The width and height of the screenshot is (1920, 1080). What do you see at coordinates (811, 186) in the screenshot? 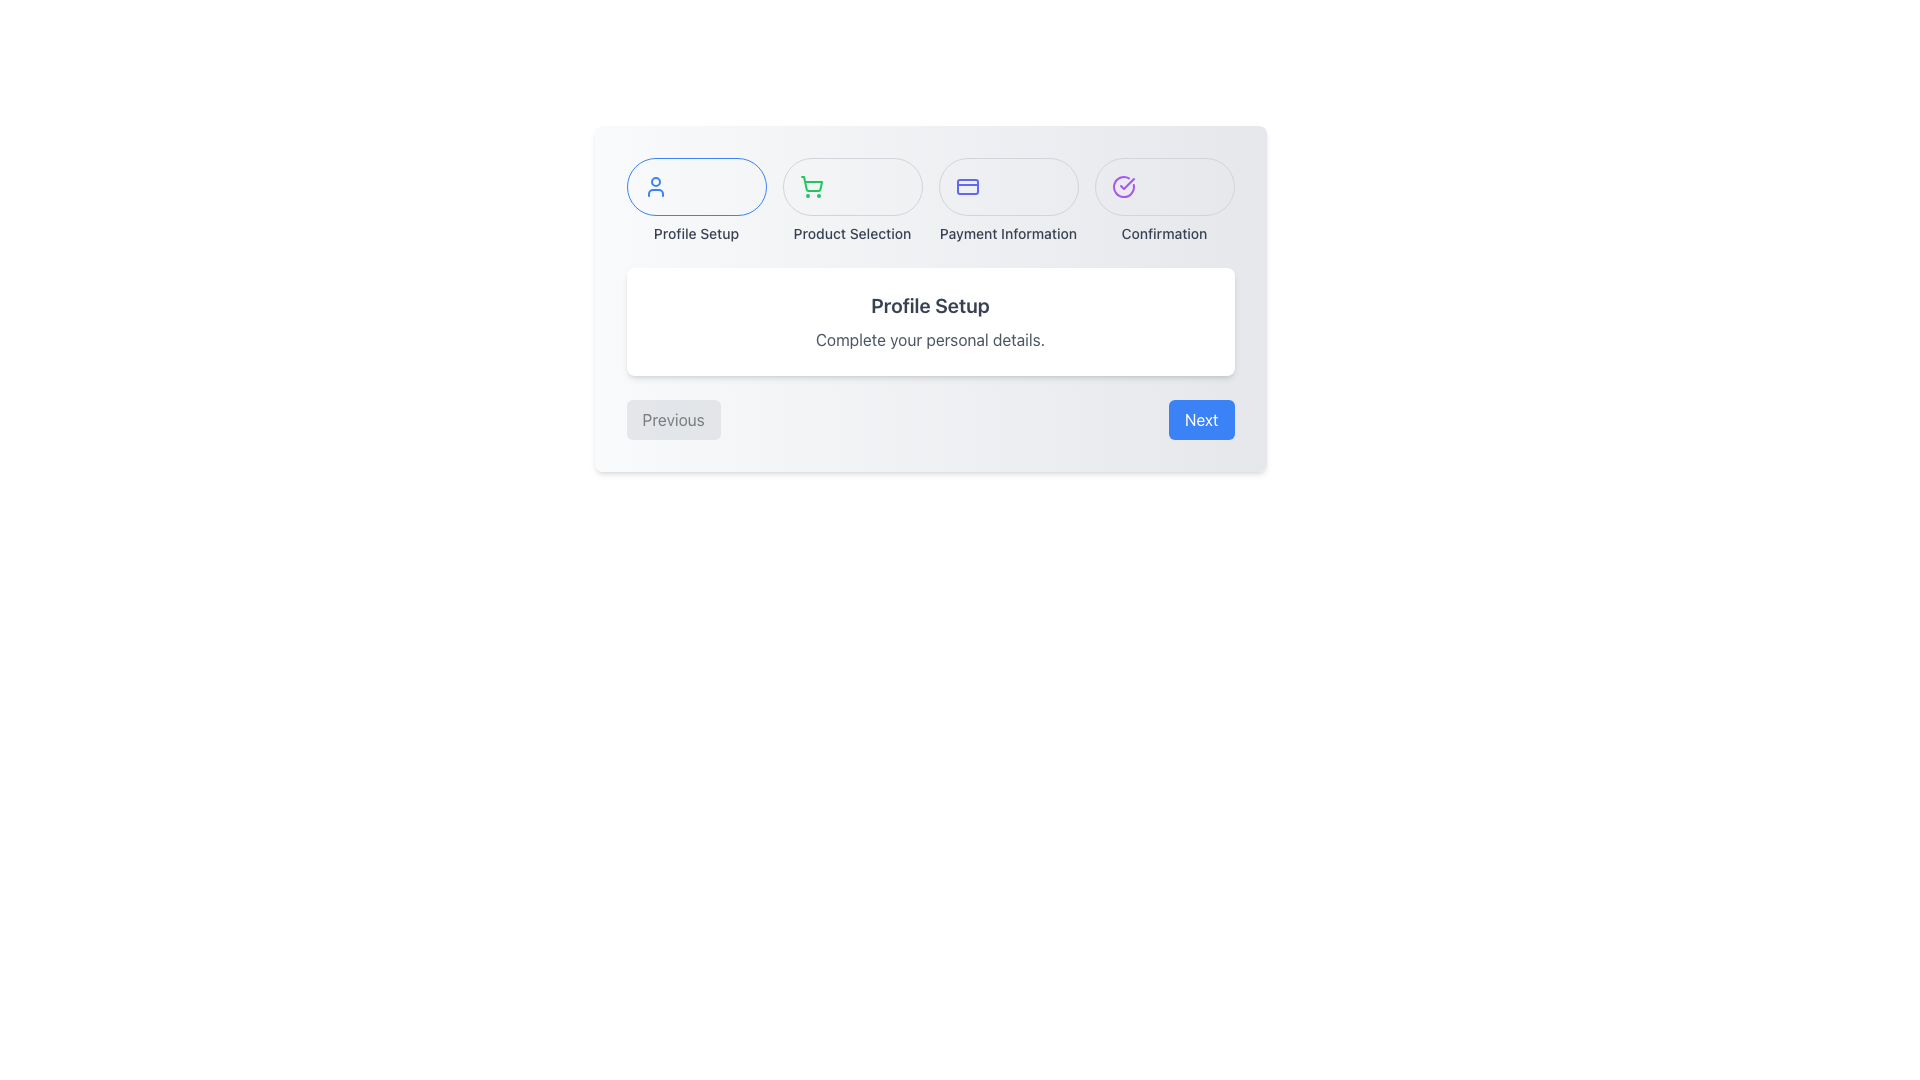
I see `the green shopping cart icon in the navigation bar` at bounding box center [811, 186].